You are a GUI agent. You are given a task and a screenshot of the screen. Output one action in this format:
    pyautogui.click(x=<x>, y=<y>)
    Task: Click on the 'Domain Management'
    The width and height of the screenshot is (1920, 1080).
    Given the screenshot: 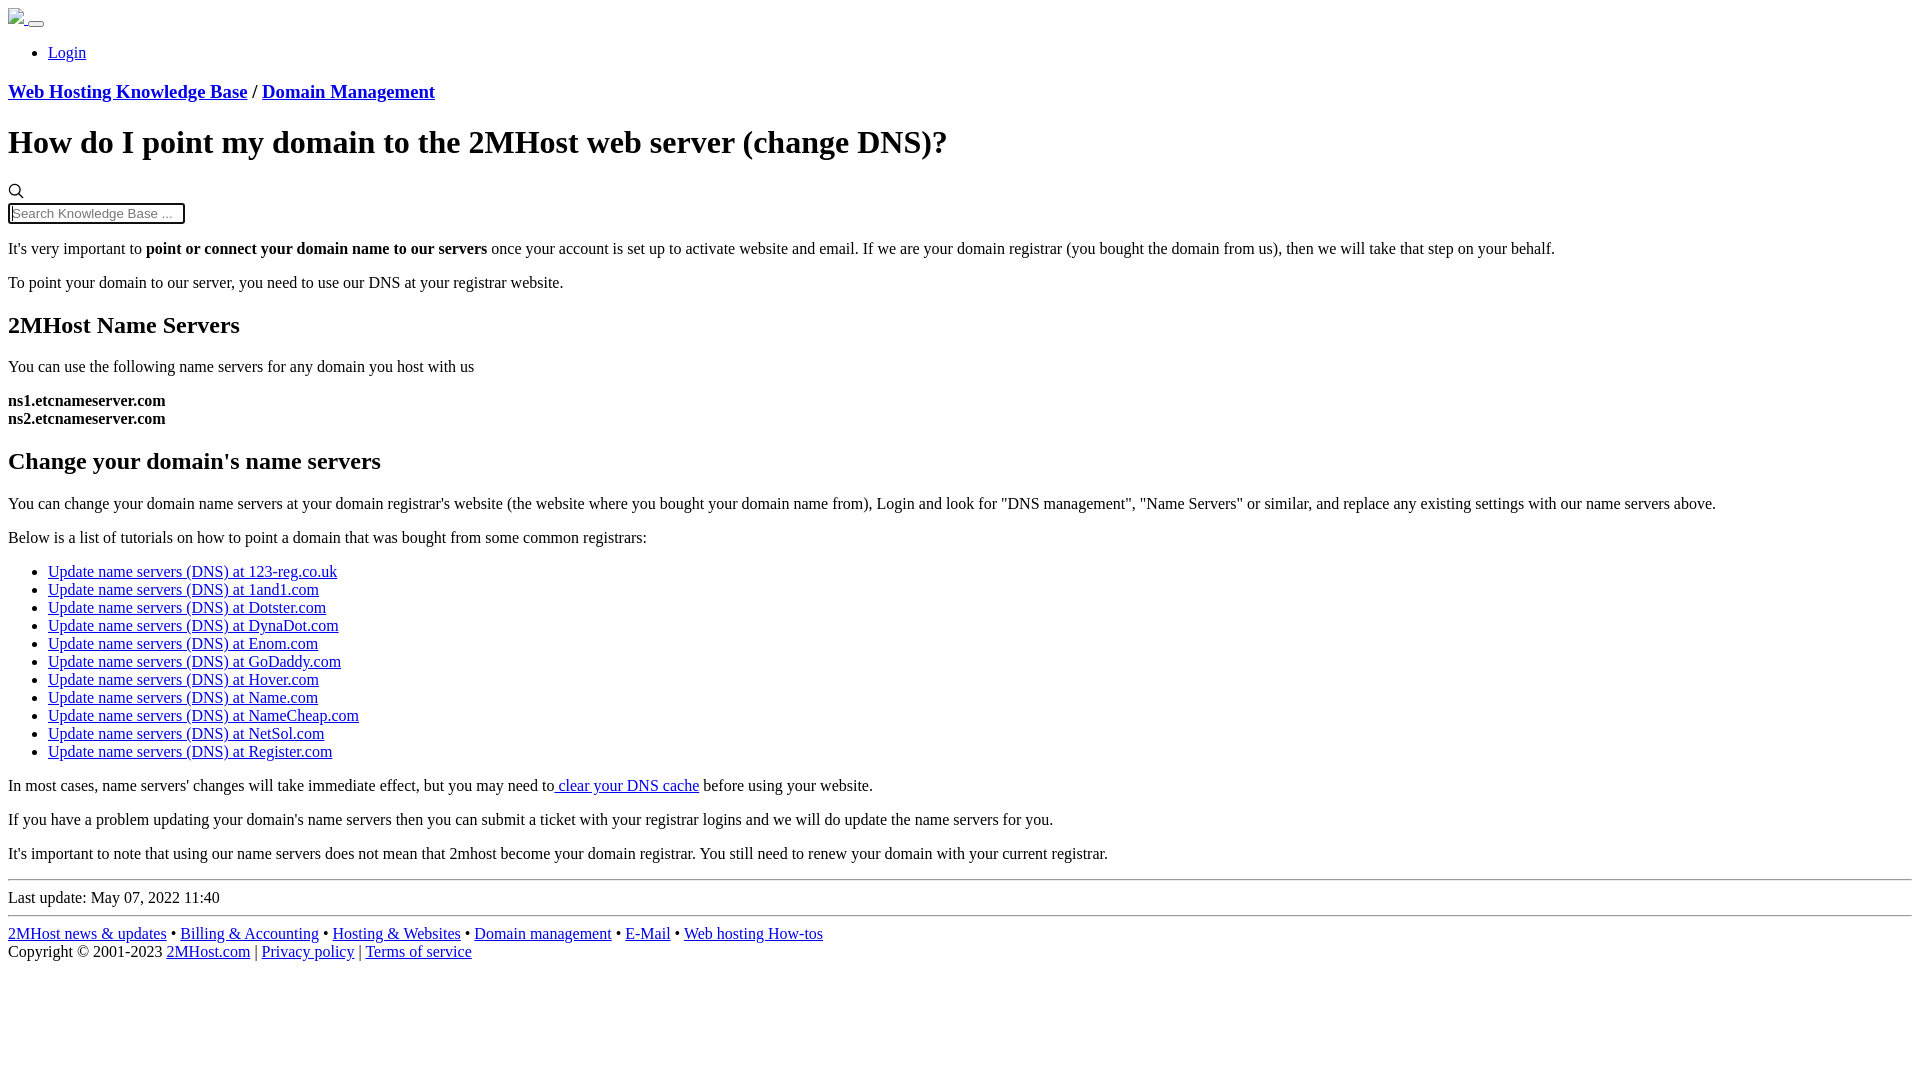 What is the action you would take?
    pyautogui.click(x=261, y=91)
    